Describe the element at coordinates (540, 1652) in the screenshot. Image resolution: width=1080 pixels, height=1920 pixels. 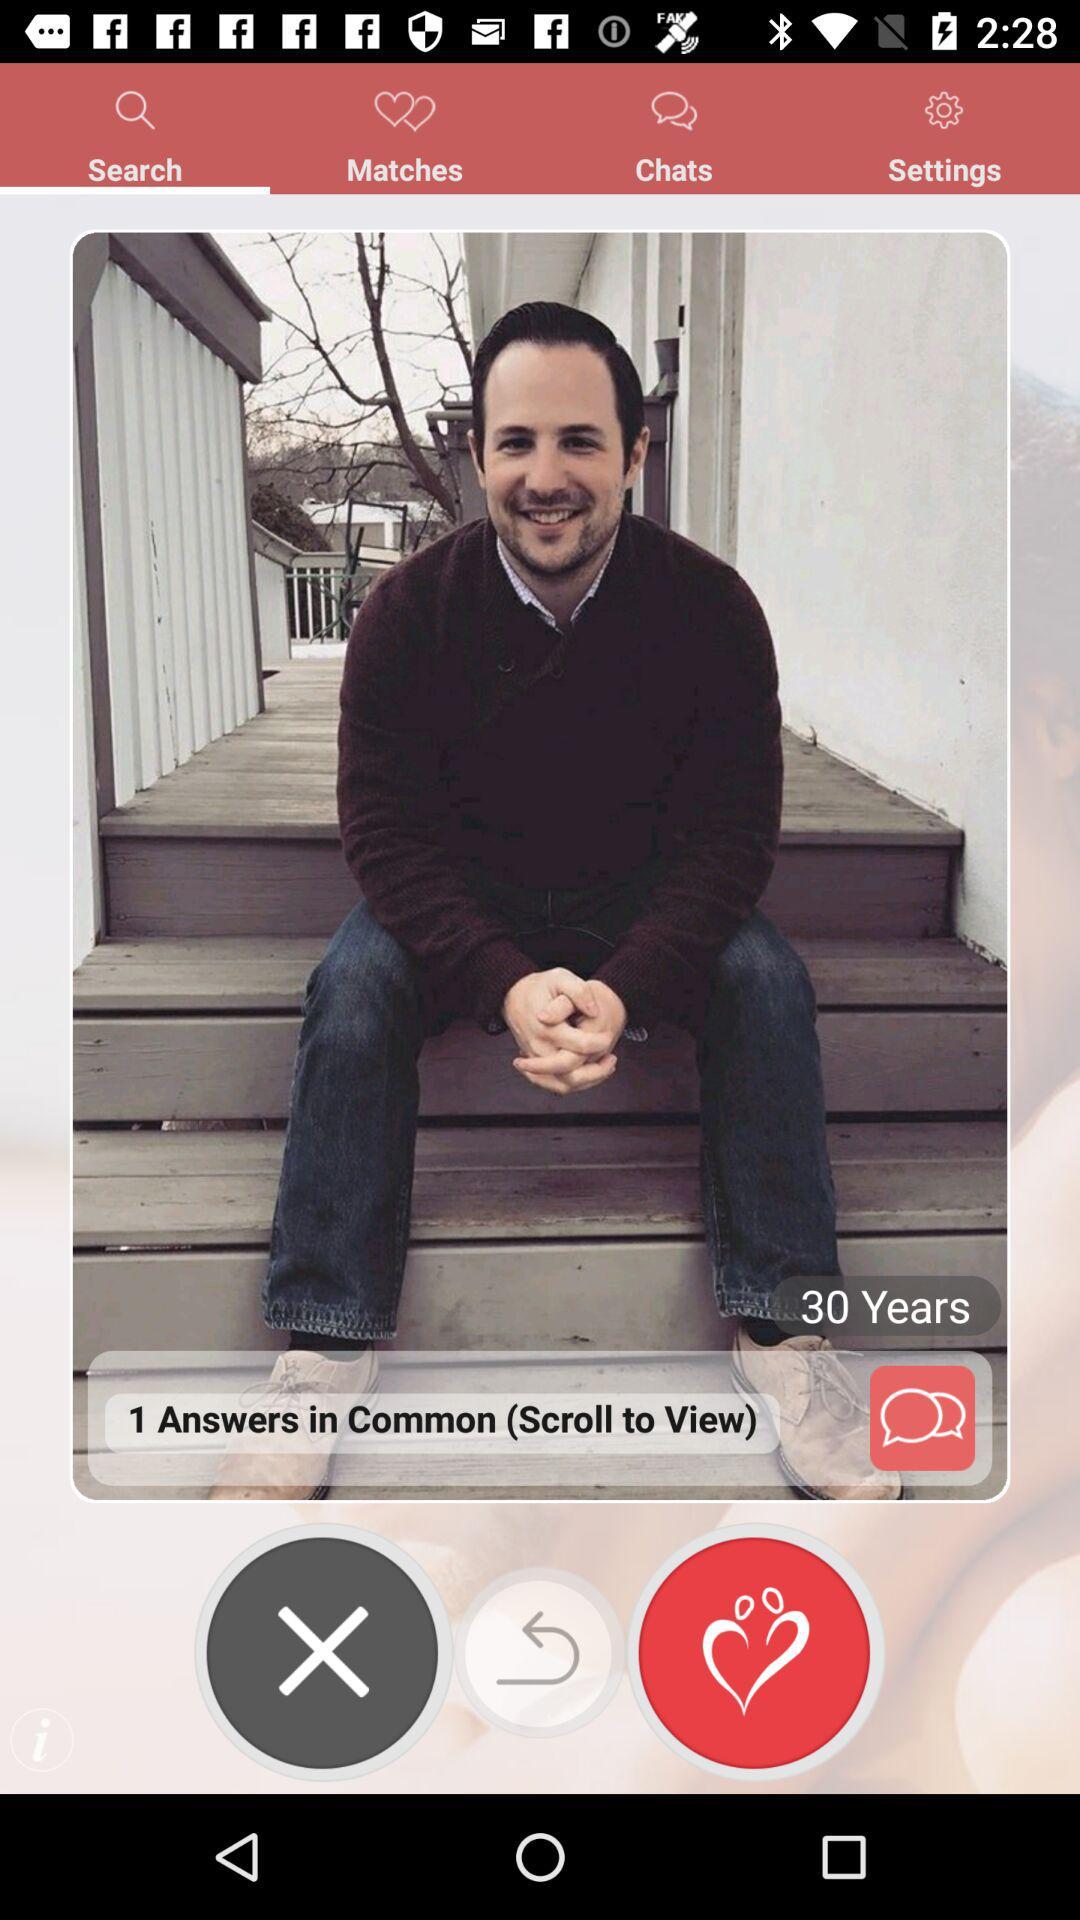
I see `the undo icon` at that location.